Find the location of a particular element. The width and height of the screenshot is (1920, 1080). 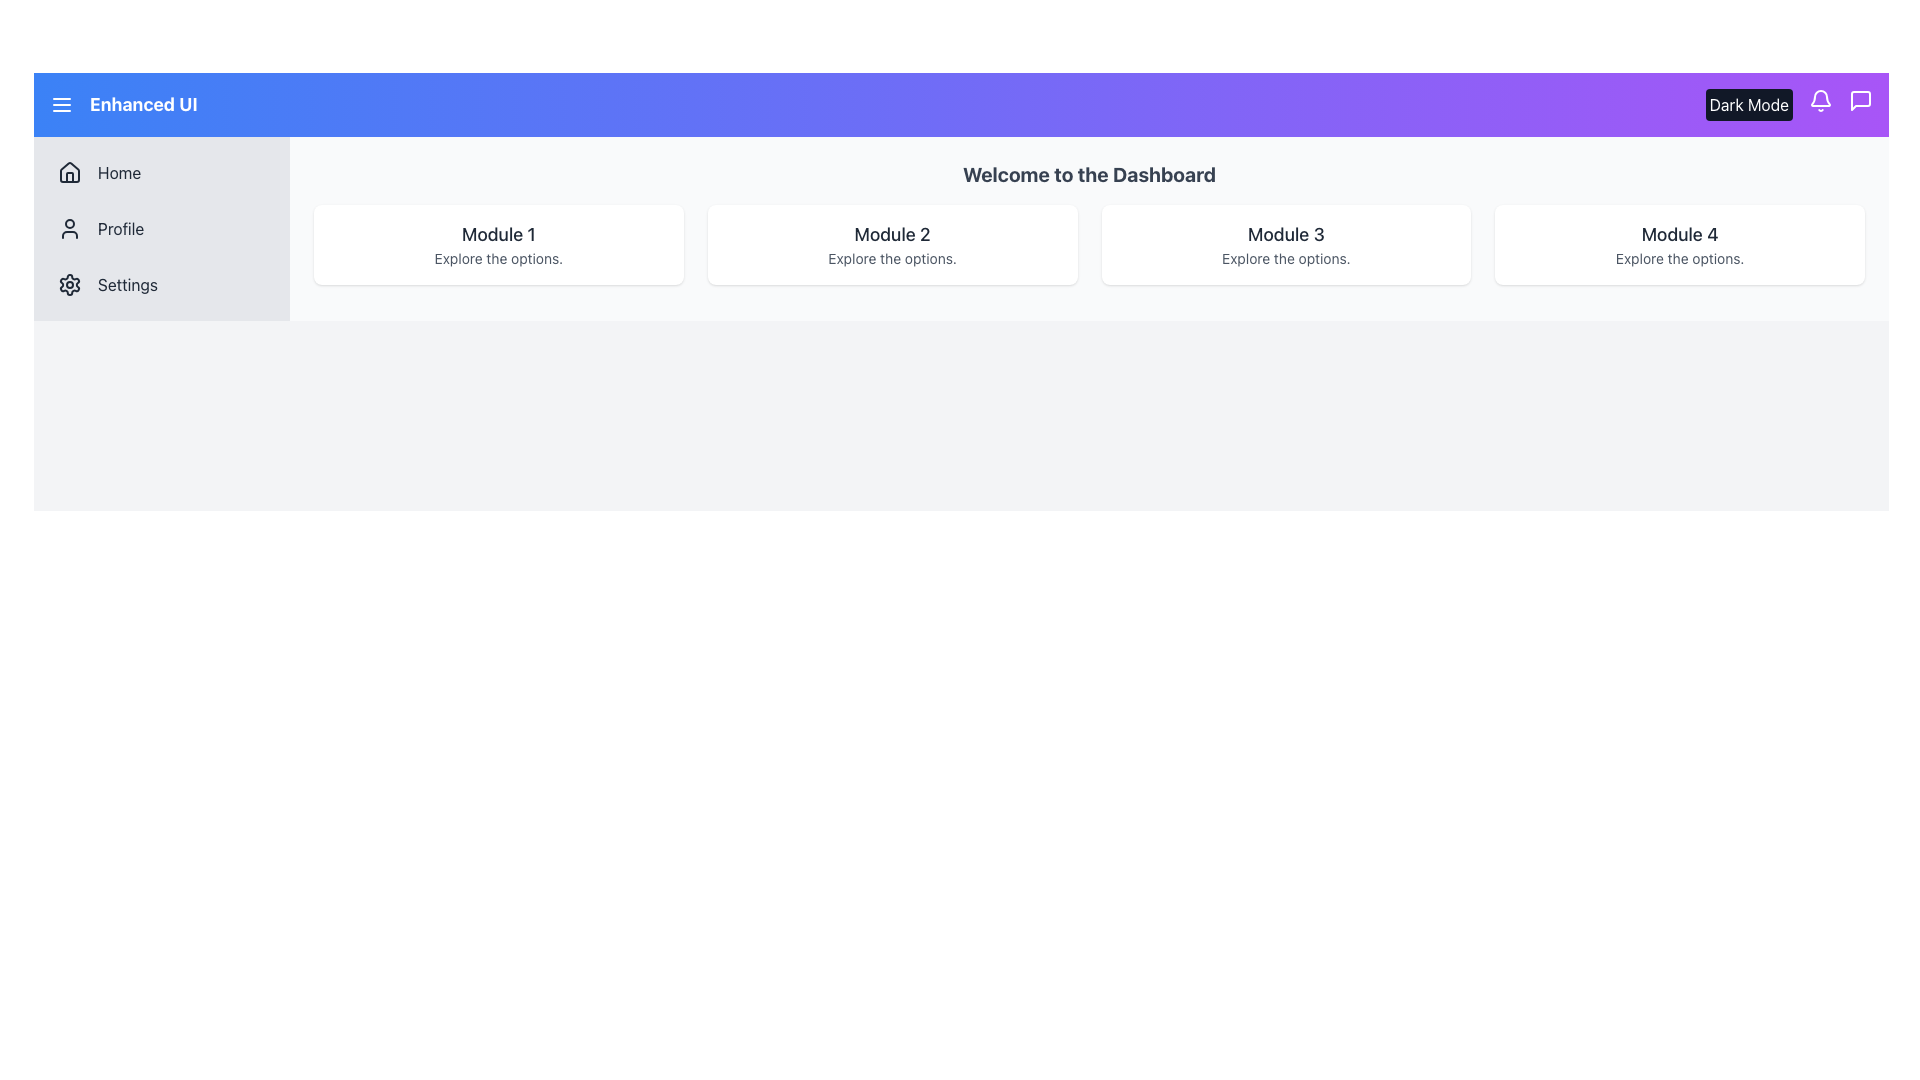

the module selector card for 'Module 1' located at the top left of the grid is located at coordinates (498, 244).